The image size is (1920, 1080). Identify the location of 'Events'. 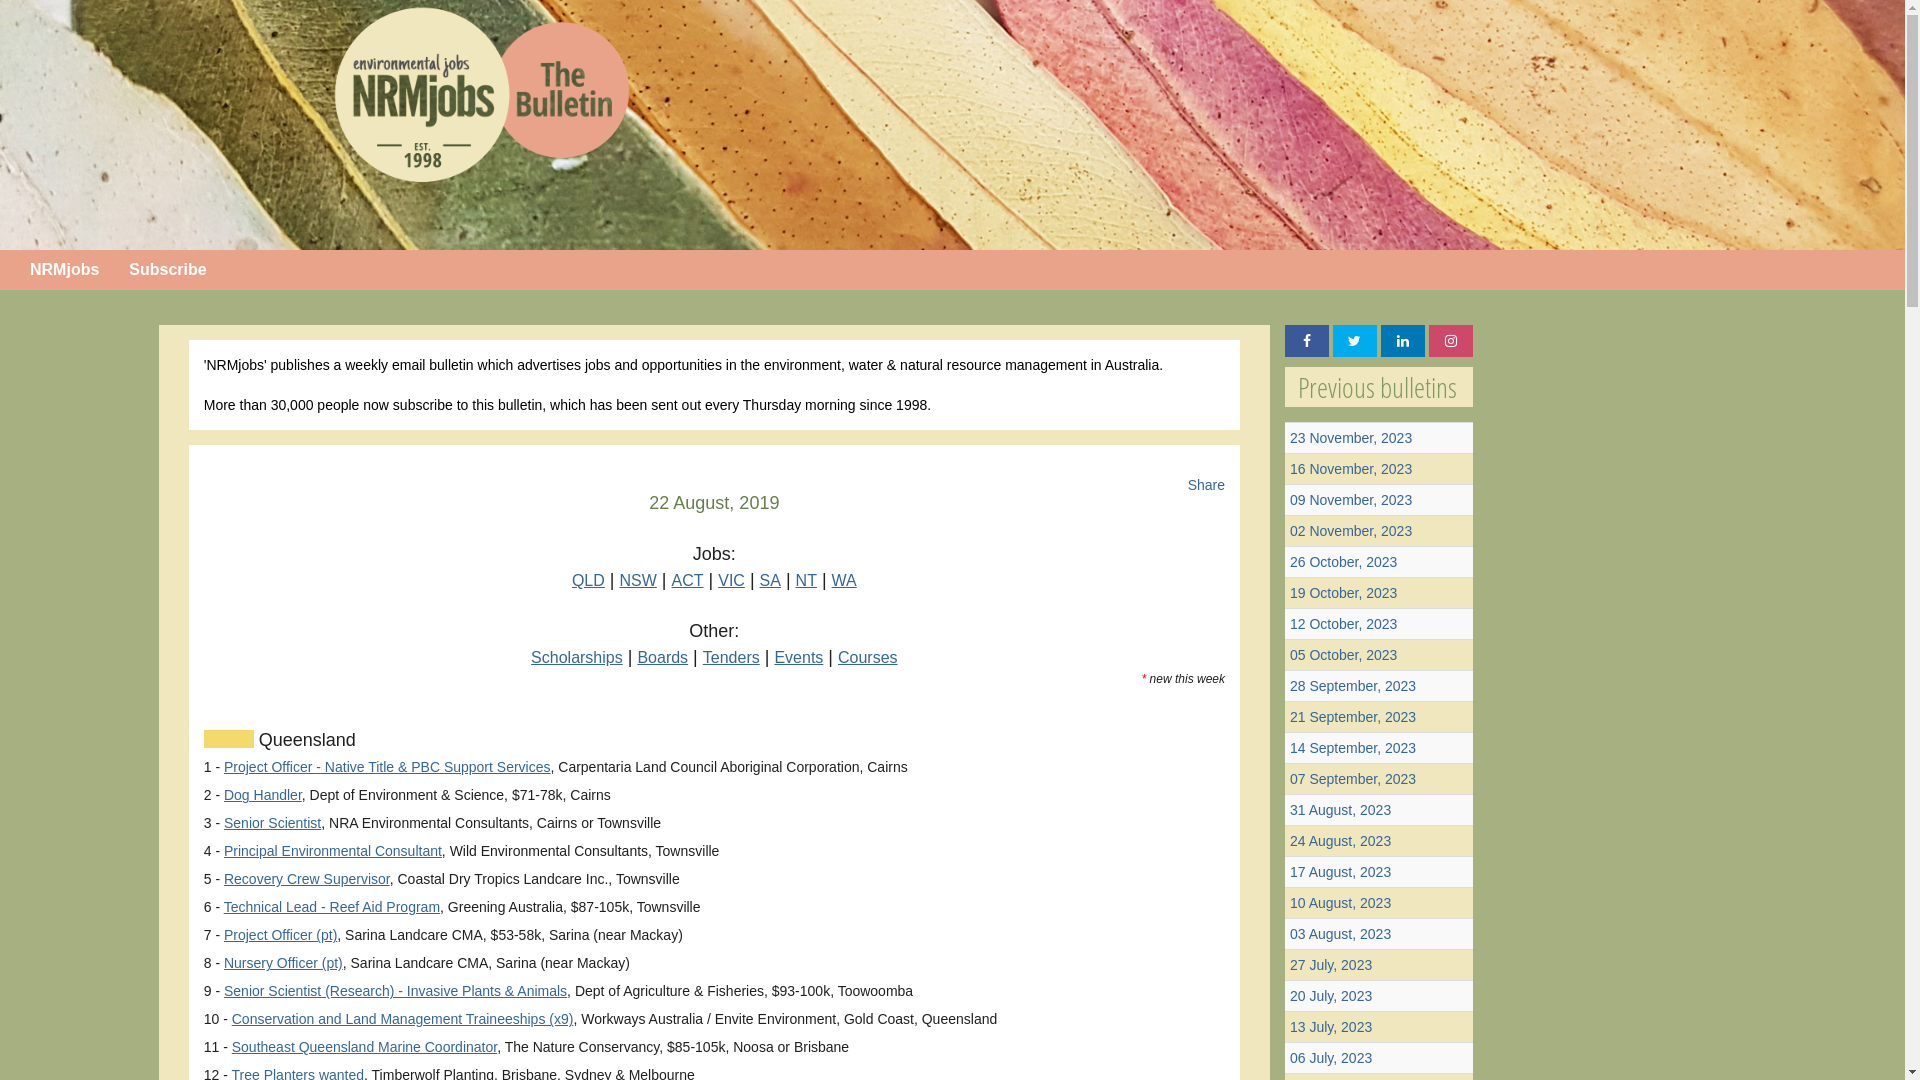
(772, 657).